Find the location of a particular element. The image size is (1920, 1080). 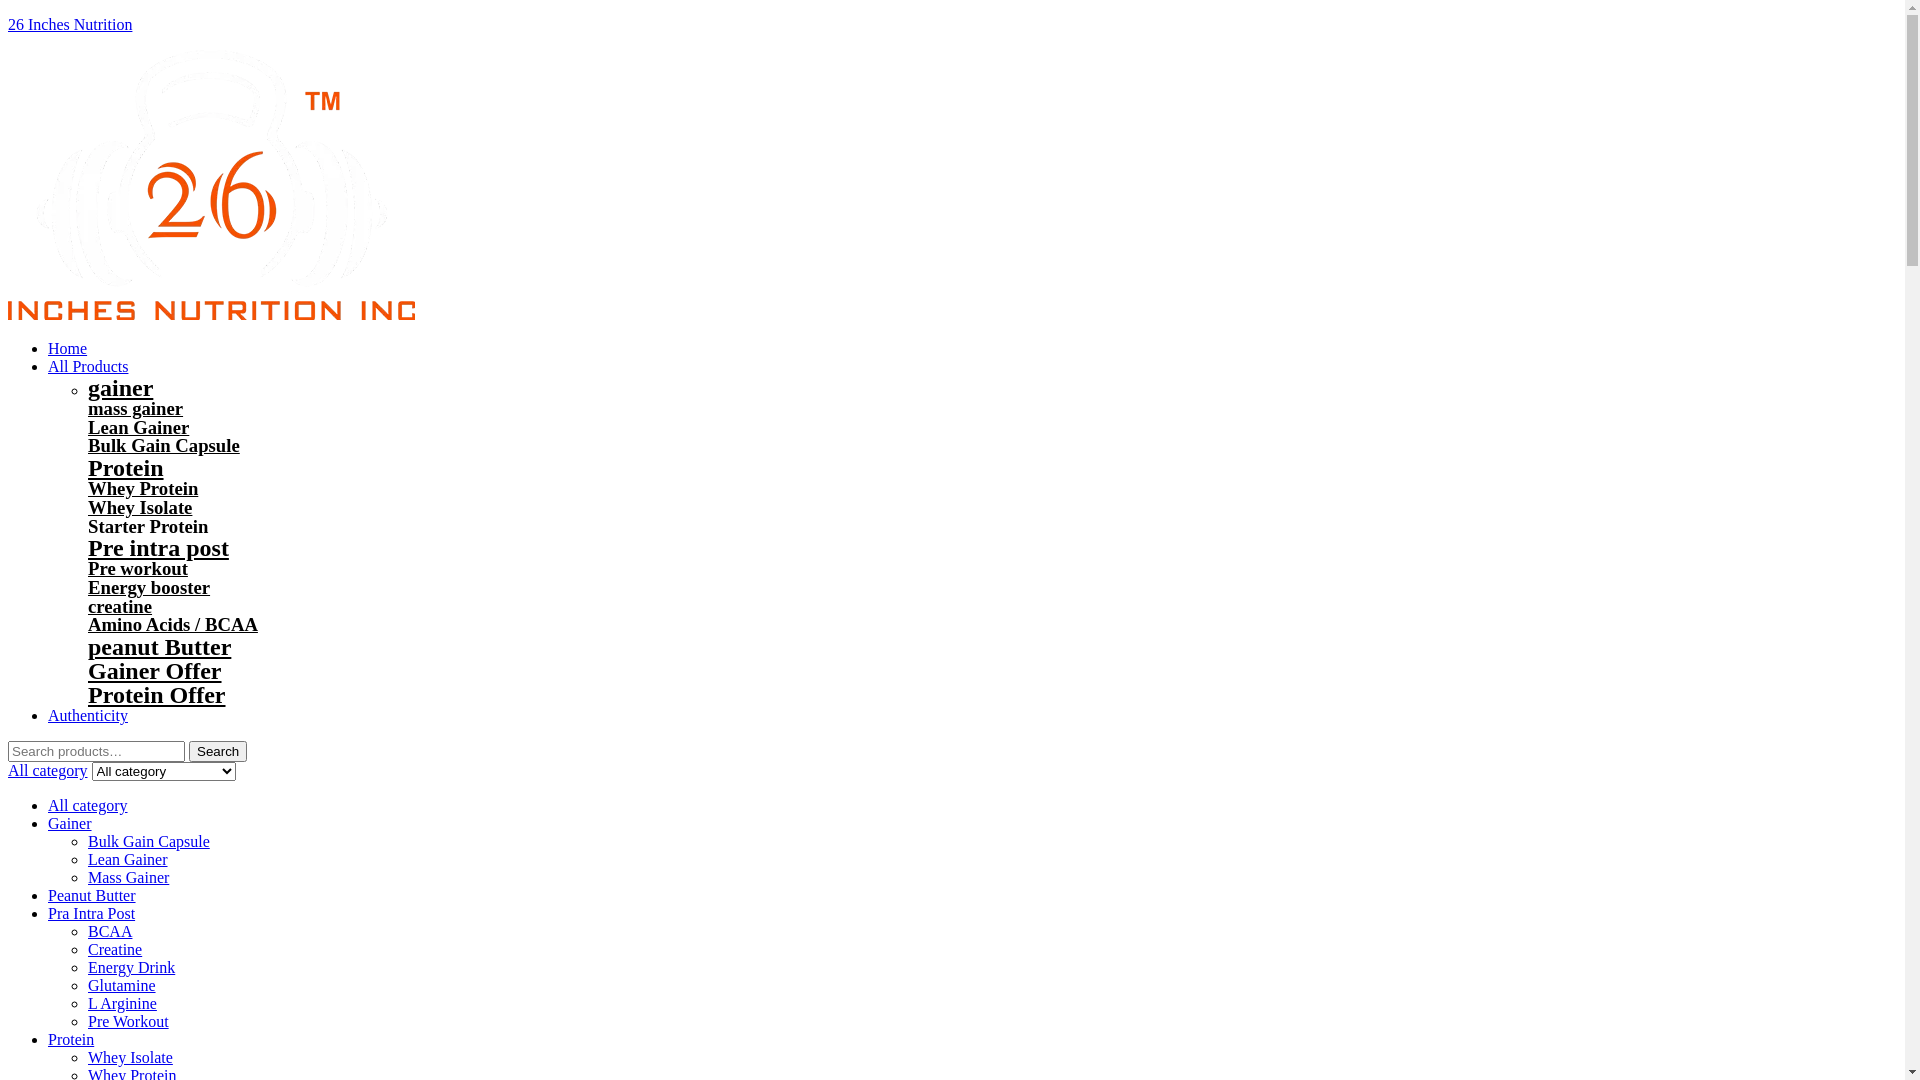

'Search' is located at coordinates (217, 751).